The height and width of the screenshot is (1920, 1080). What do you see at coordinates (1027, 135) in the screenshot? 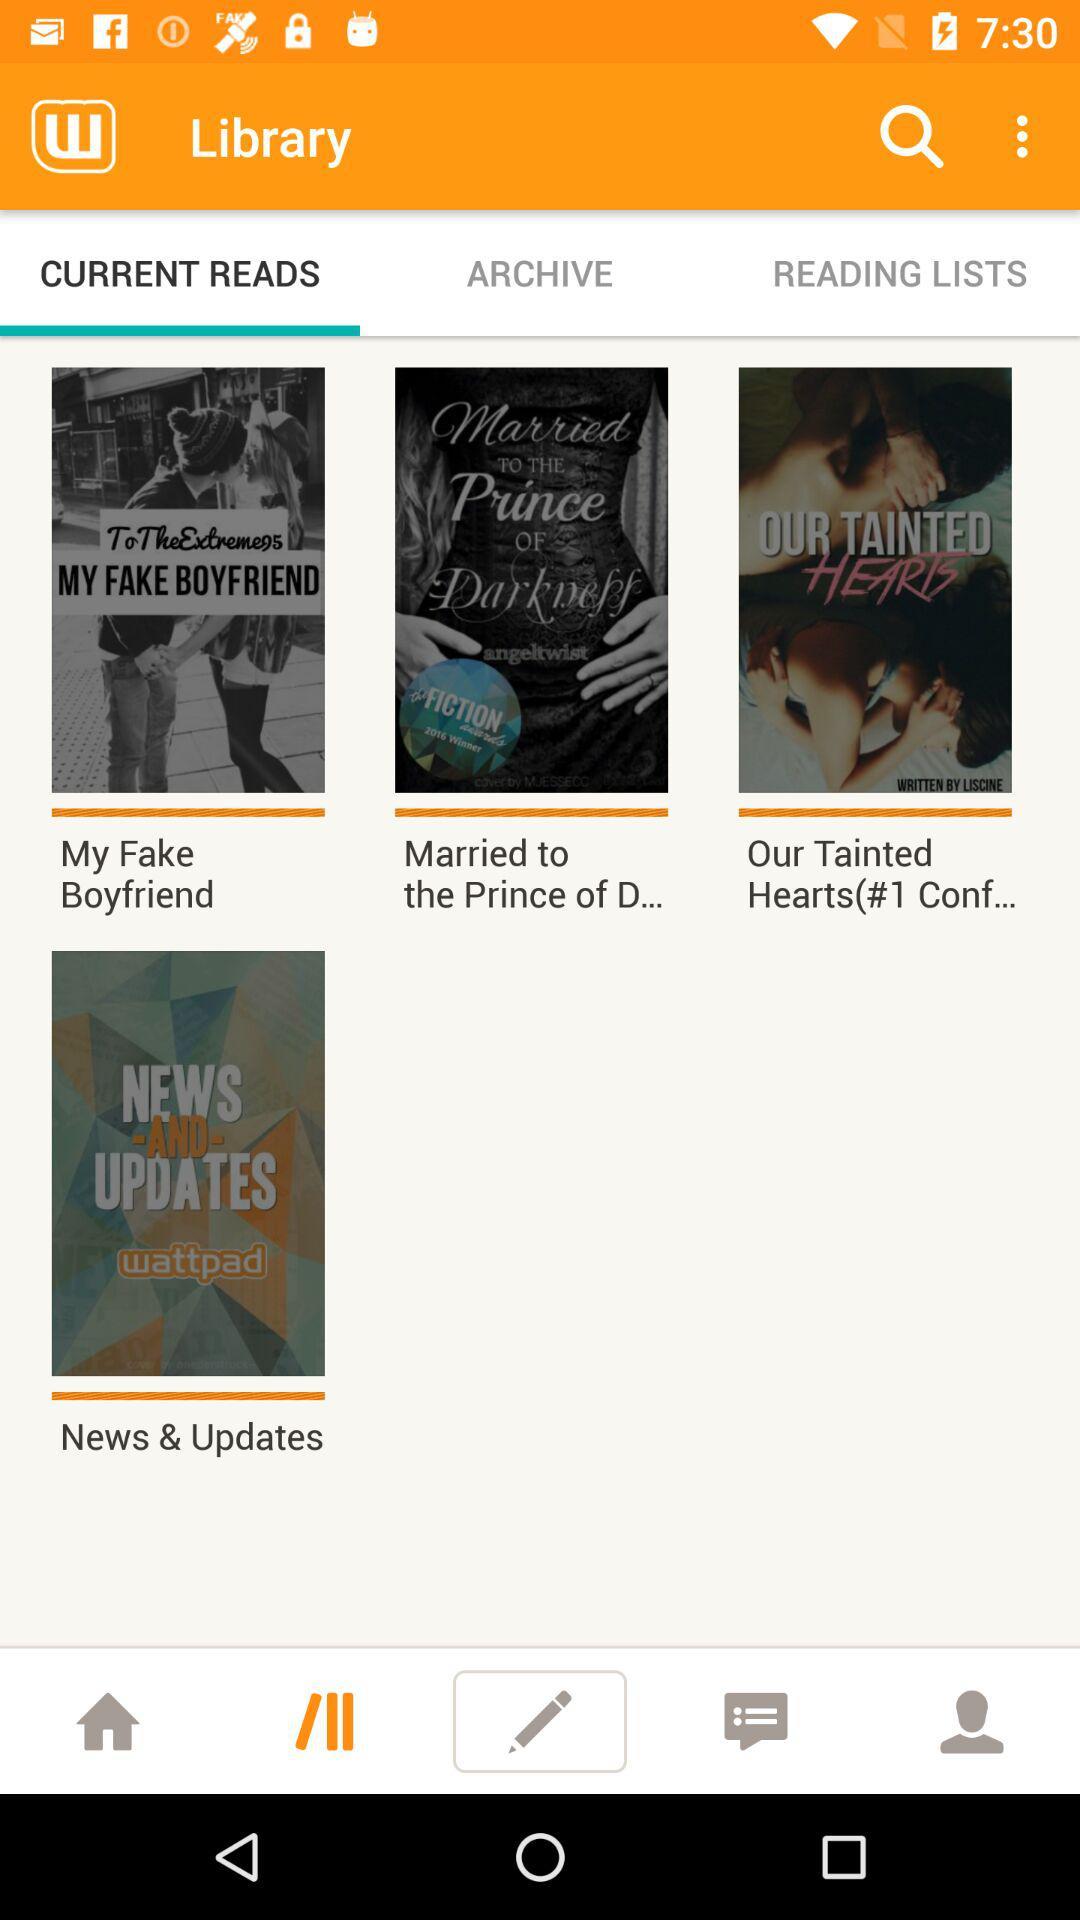
I see `icon above the reading lists` at bounding box center [1027, 135].